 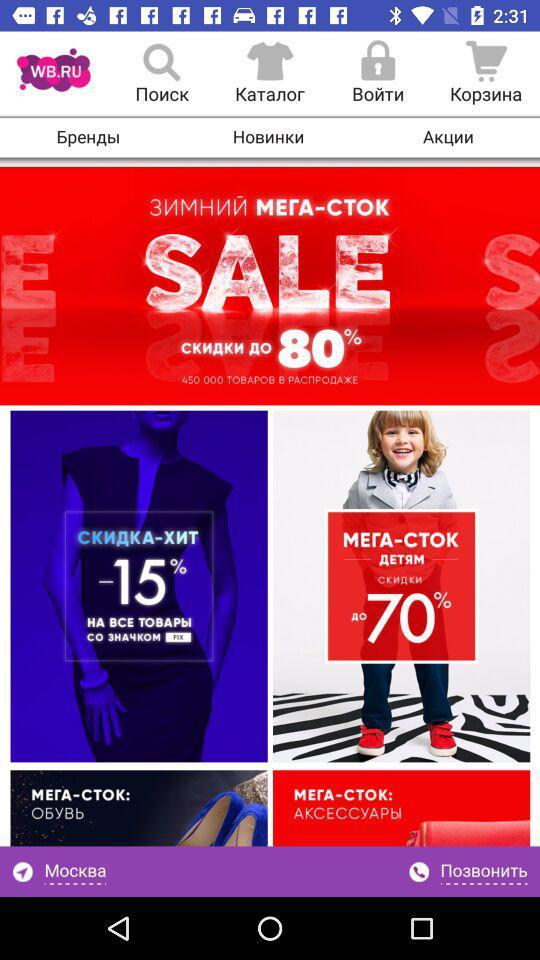 What do you see at coordinates (161, 73) in the screenshot?
I see `the search icon` at bounding box center [161, 73].